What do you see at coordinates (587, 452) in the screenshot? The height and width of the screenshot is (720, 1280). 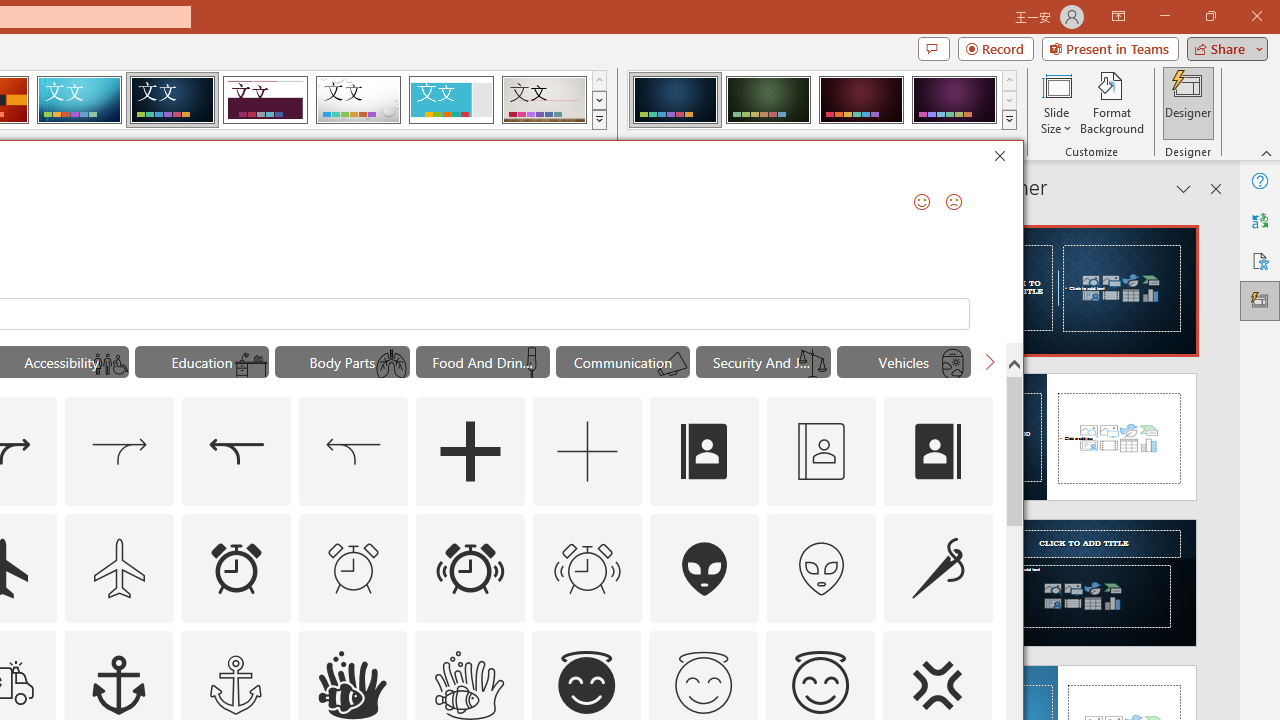 I see `'AutomationID: Icons_Add_M'` at bounding box center [587, 452].